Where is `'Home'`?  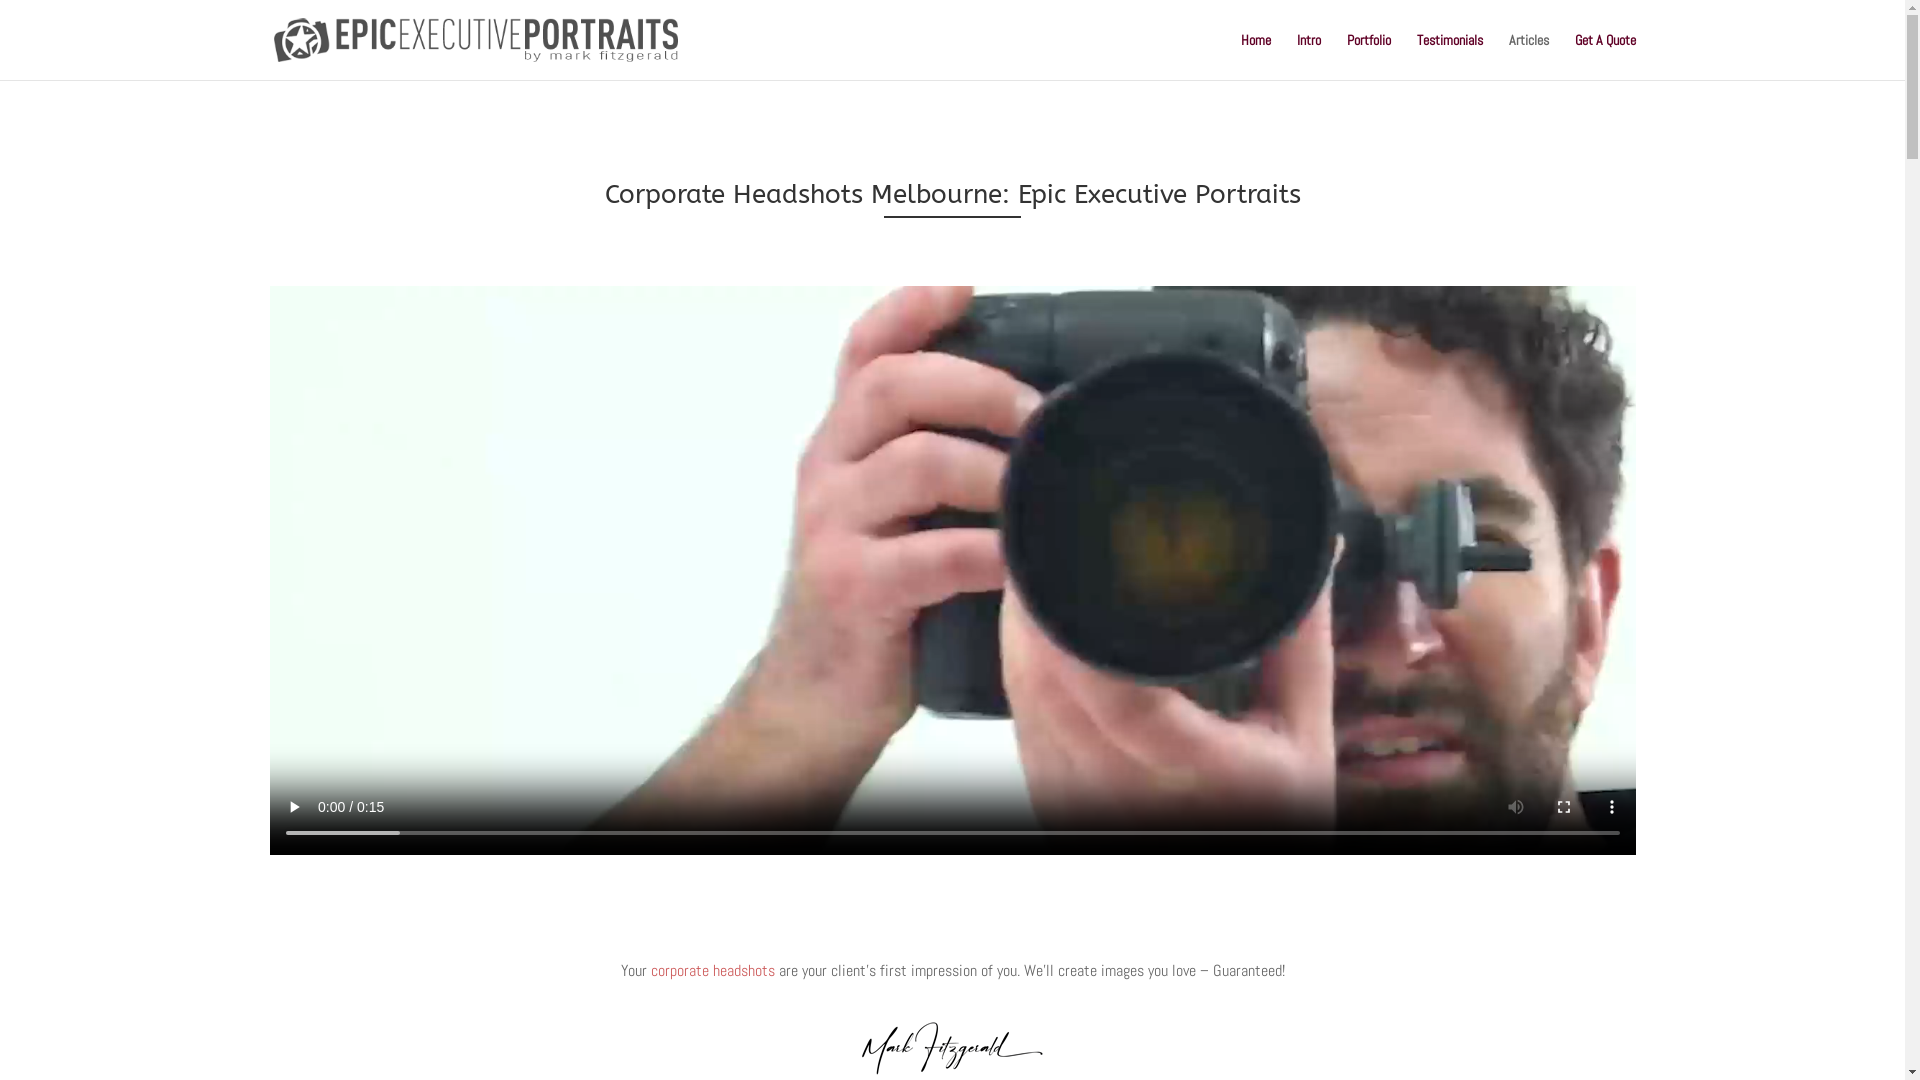 'Home' is located at coordinates (1253, 55).